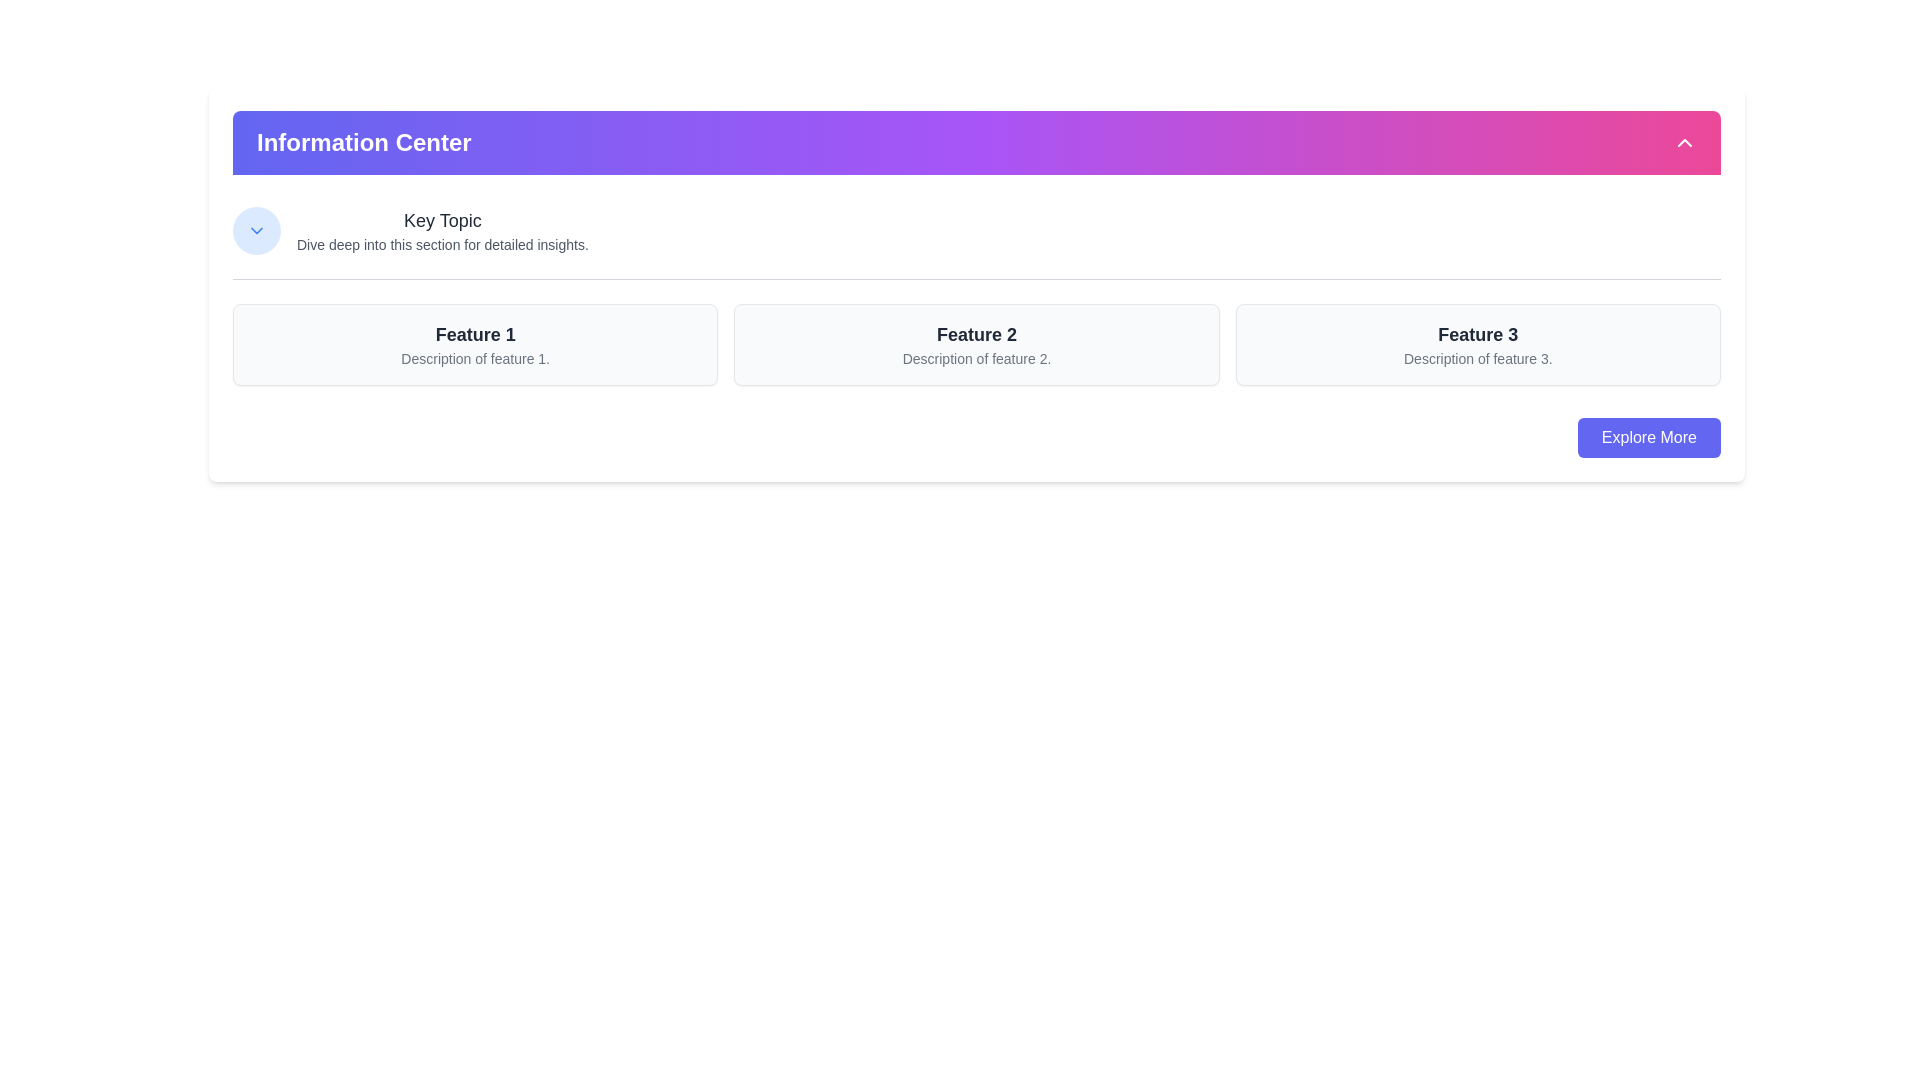 This screenshot has width=1920, height=1080. What do you see at coordinates (976, 357) in the screenshot?
I see `the text label element that contains the description 'Description of feature 2.' located below the 'Feature 2' heading in the second column of the feature cards` at bounding box center [976, 357].